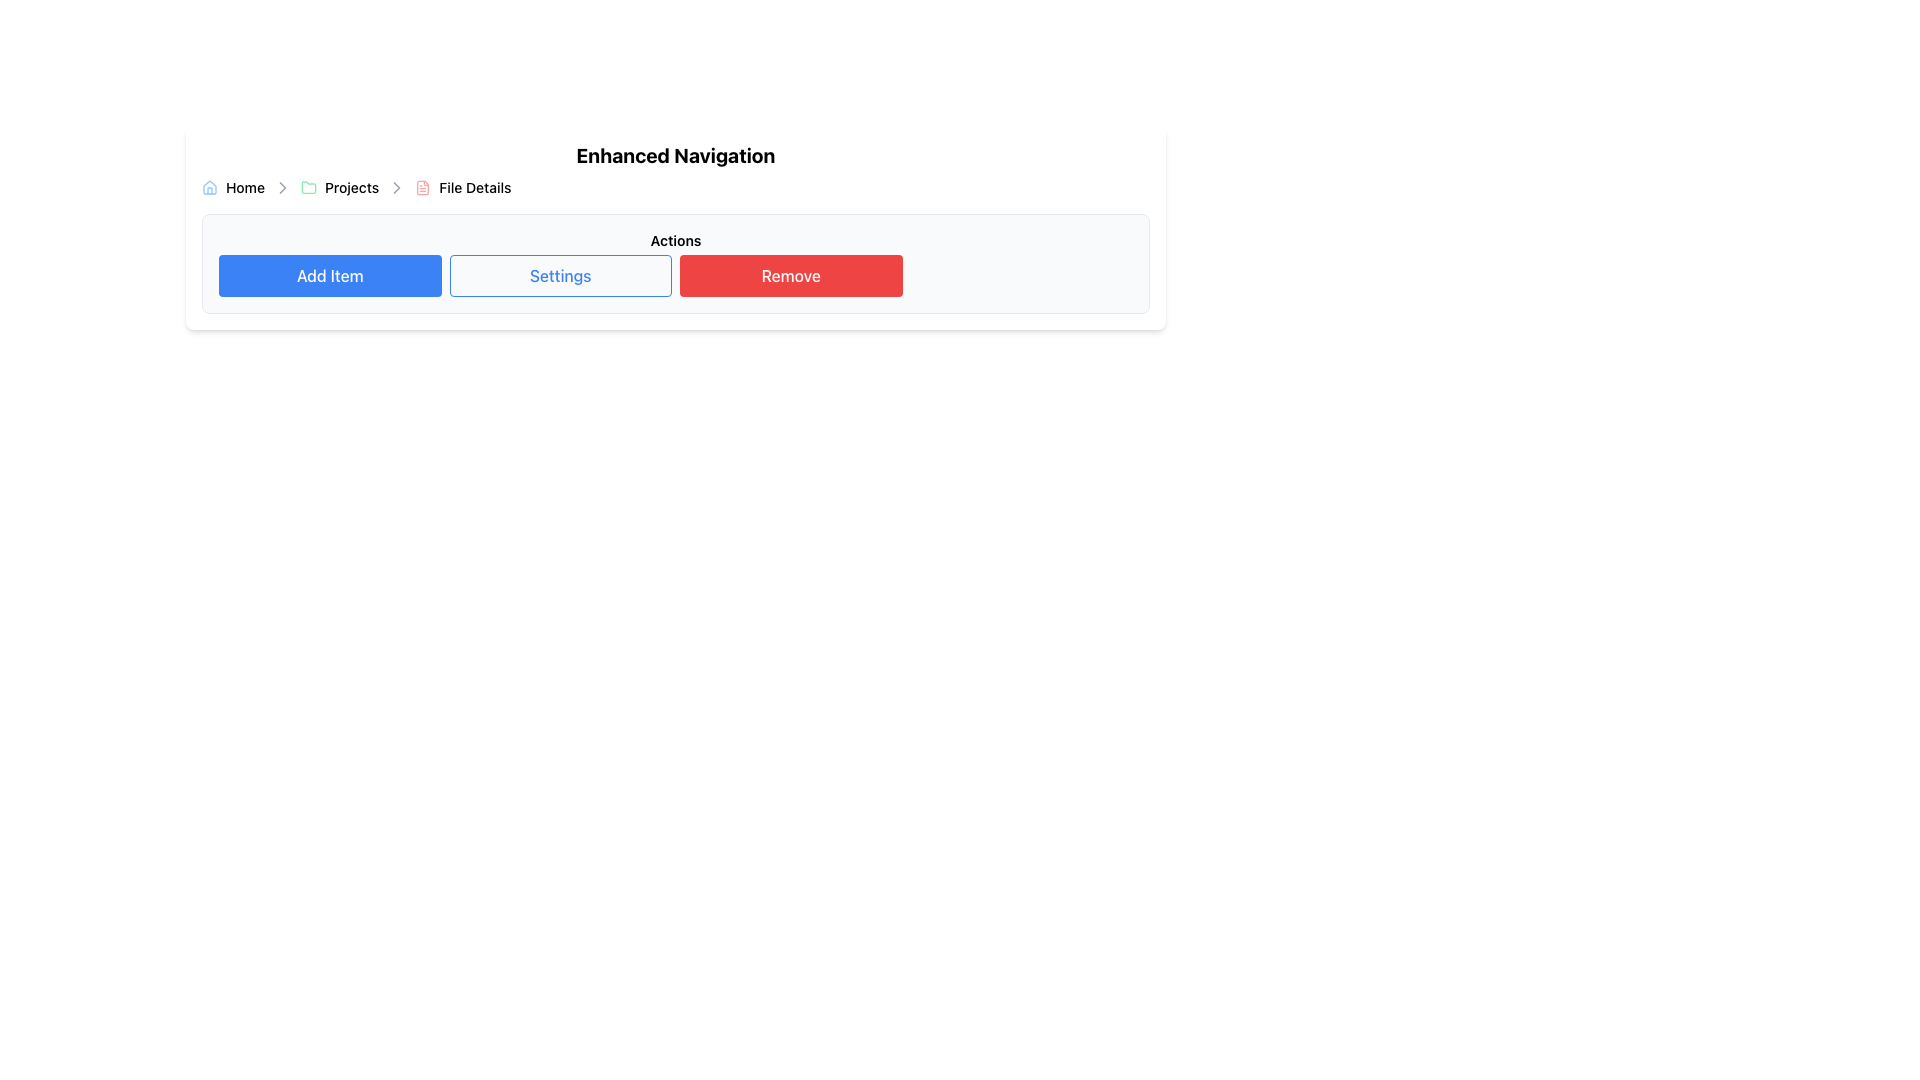  Describe the element at coordinates (790, 276) in the screenshot. I see `the 'Remove' button, which is a rectangular button with a red background and white text, located in the 'Actions' section at the far right of the three horizontally arranged buttons` at that location.